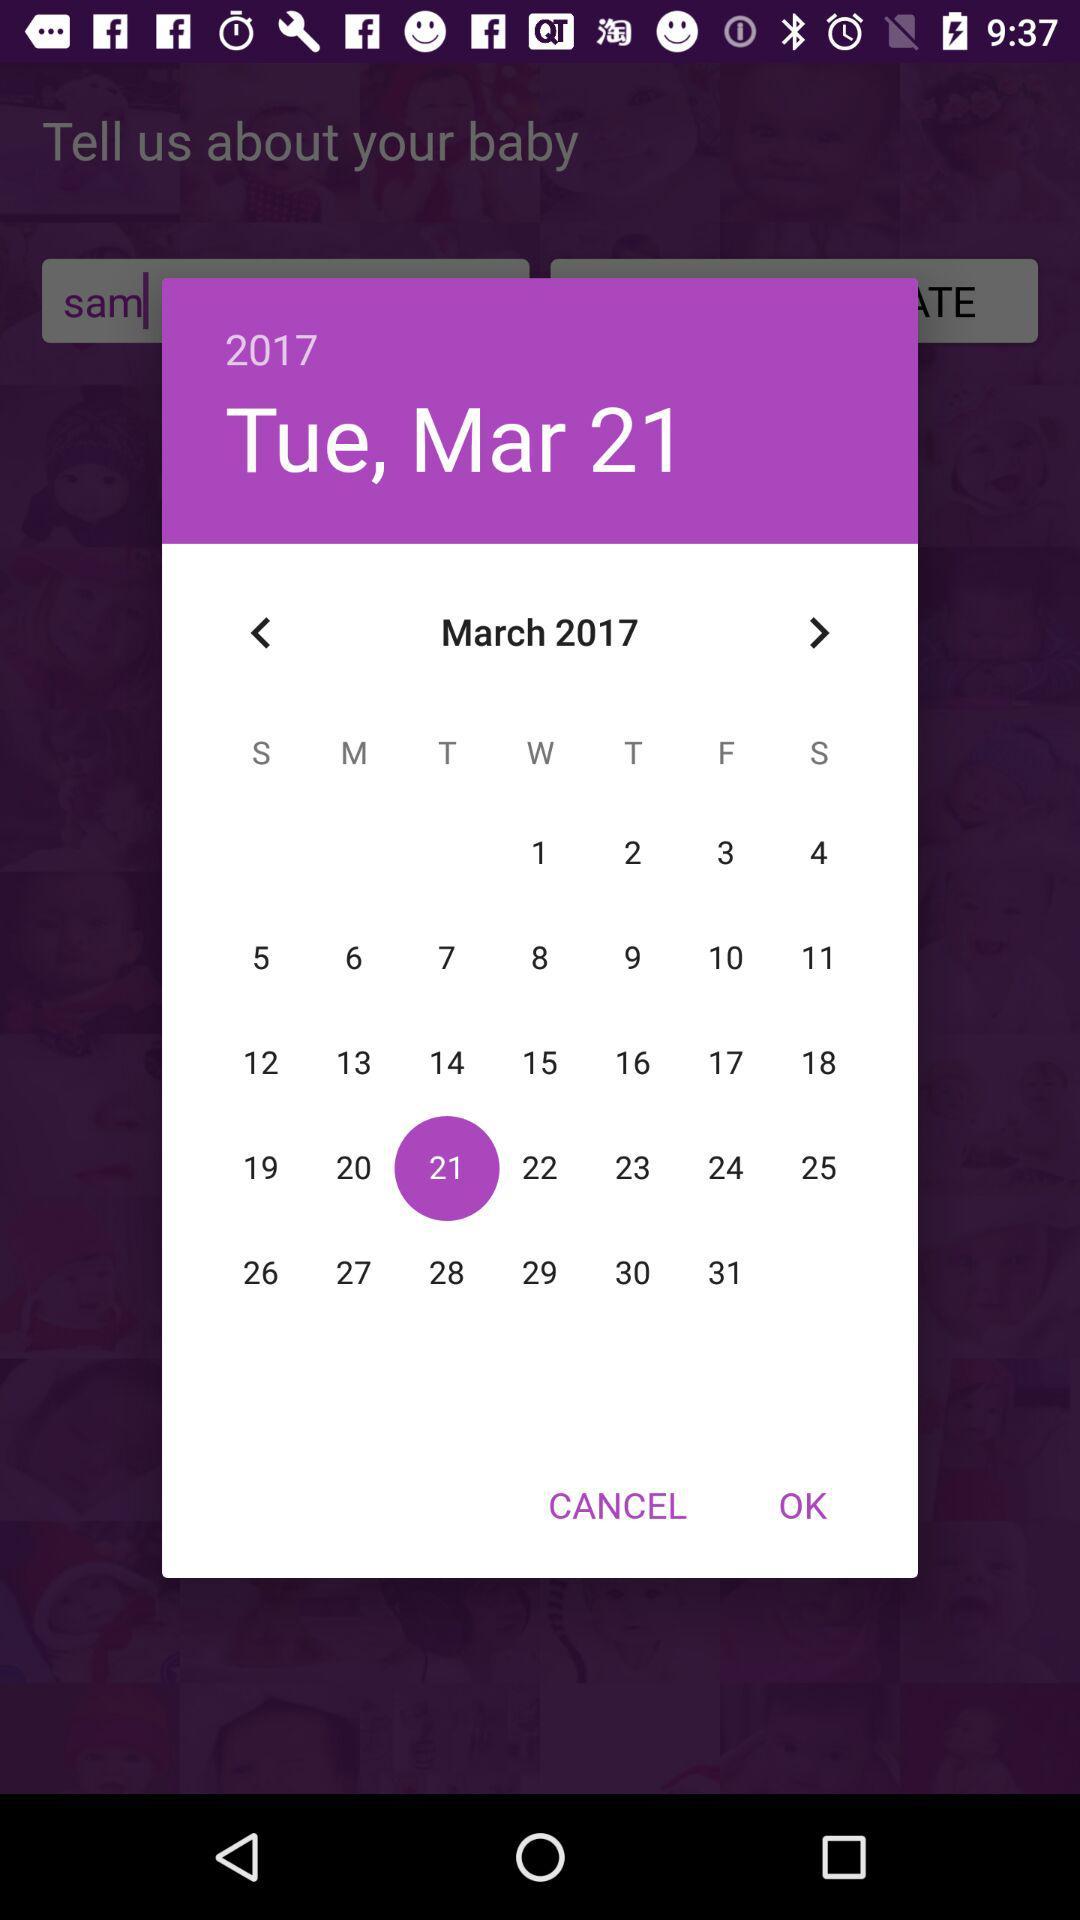 The width and height of the screenshot is (1080, 1920). What do you see at coordinates (540, 327) in the screenshot?
I see `2017 icon` at bounding box center [540, 327].